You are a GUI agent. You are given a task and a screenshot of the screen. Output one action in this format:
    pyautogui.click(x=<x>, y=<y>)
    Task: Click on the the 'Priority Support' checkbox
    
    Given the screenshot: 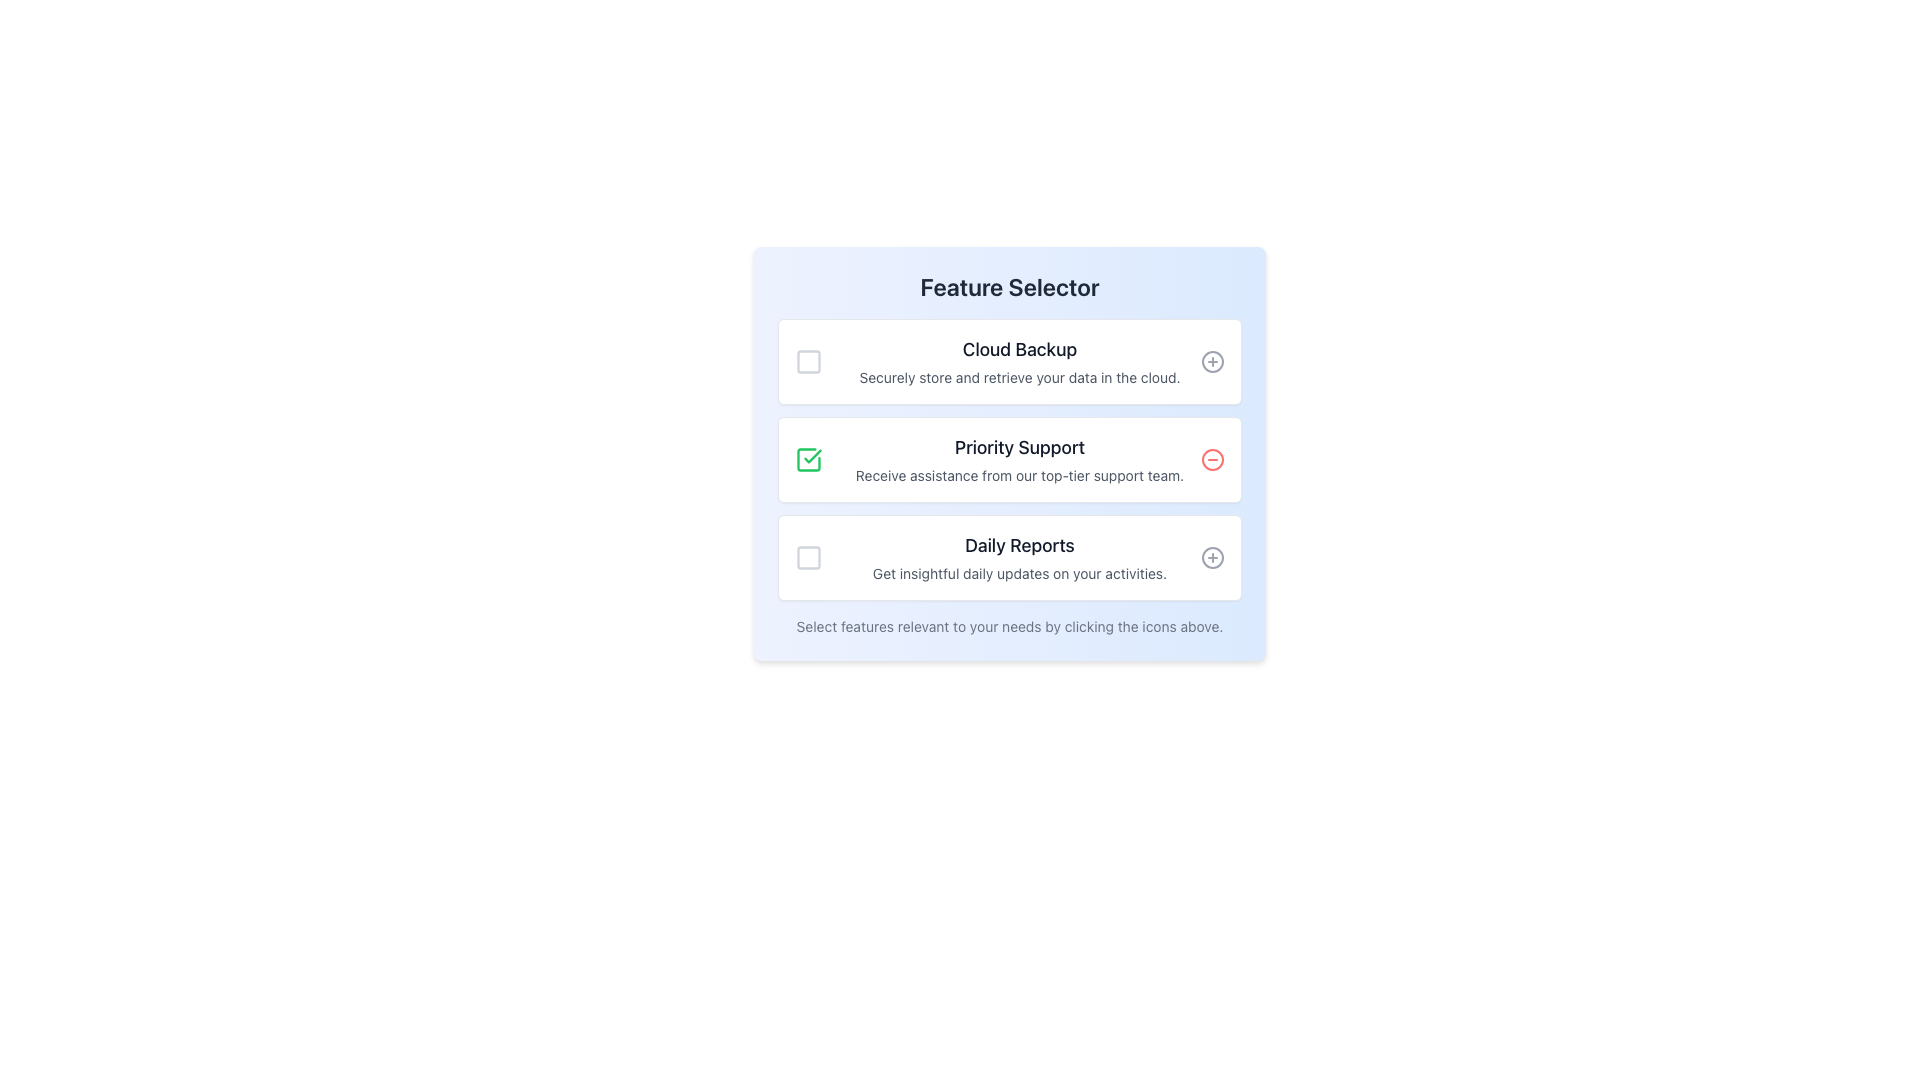 What is the action you would take?
    pyautogui.click(x=809, y=459)
    